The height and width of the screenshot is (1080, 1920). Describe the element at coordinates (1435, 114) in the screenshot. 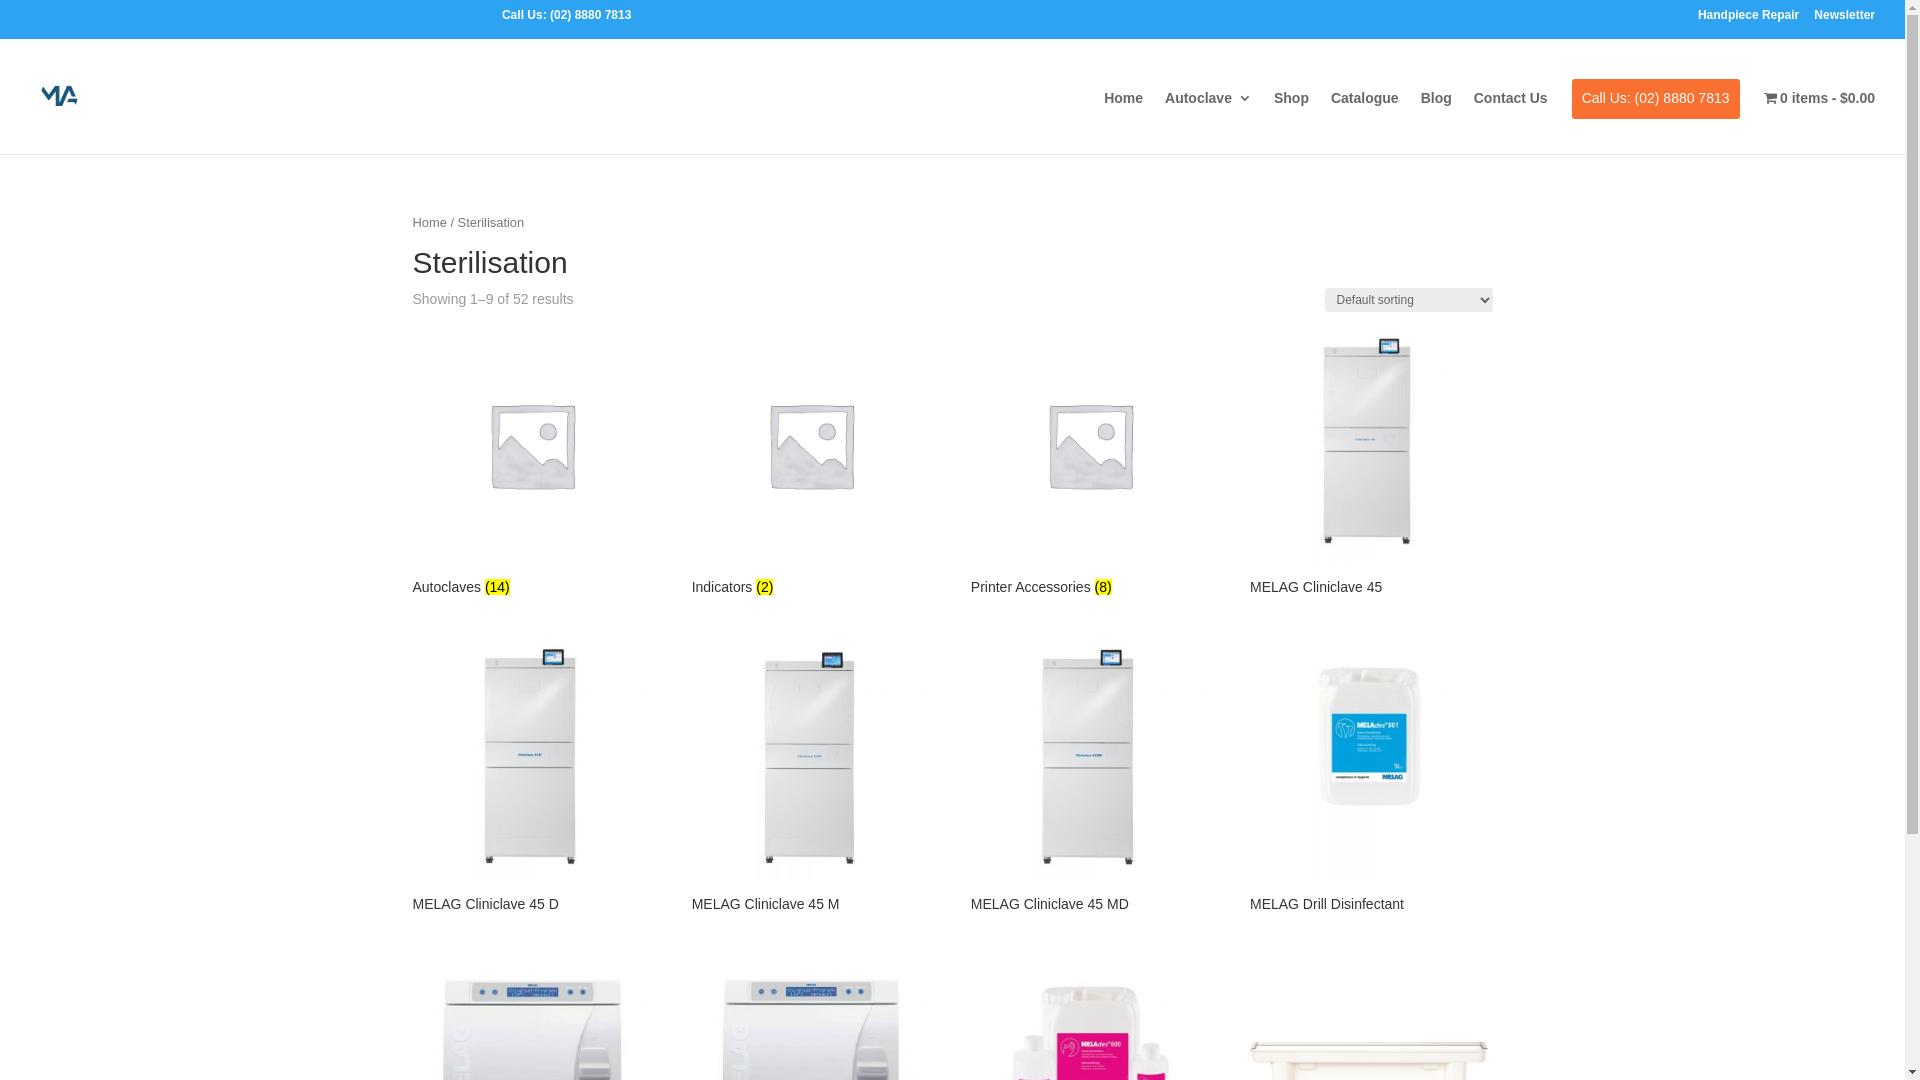

I see `'Blog'` at that location.